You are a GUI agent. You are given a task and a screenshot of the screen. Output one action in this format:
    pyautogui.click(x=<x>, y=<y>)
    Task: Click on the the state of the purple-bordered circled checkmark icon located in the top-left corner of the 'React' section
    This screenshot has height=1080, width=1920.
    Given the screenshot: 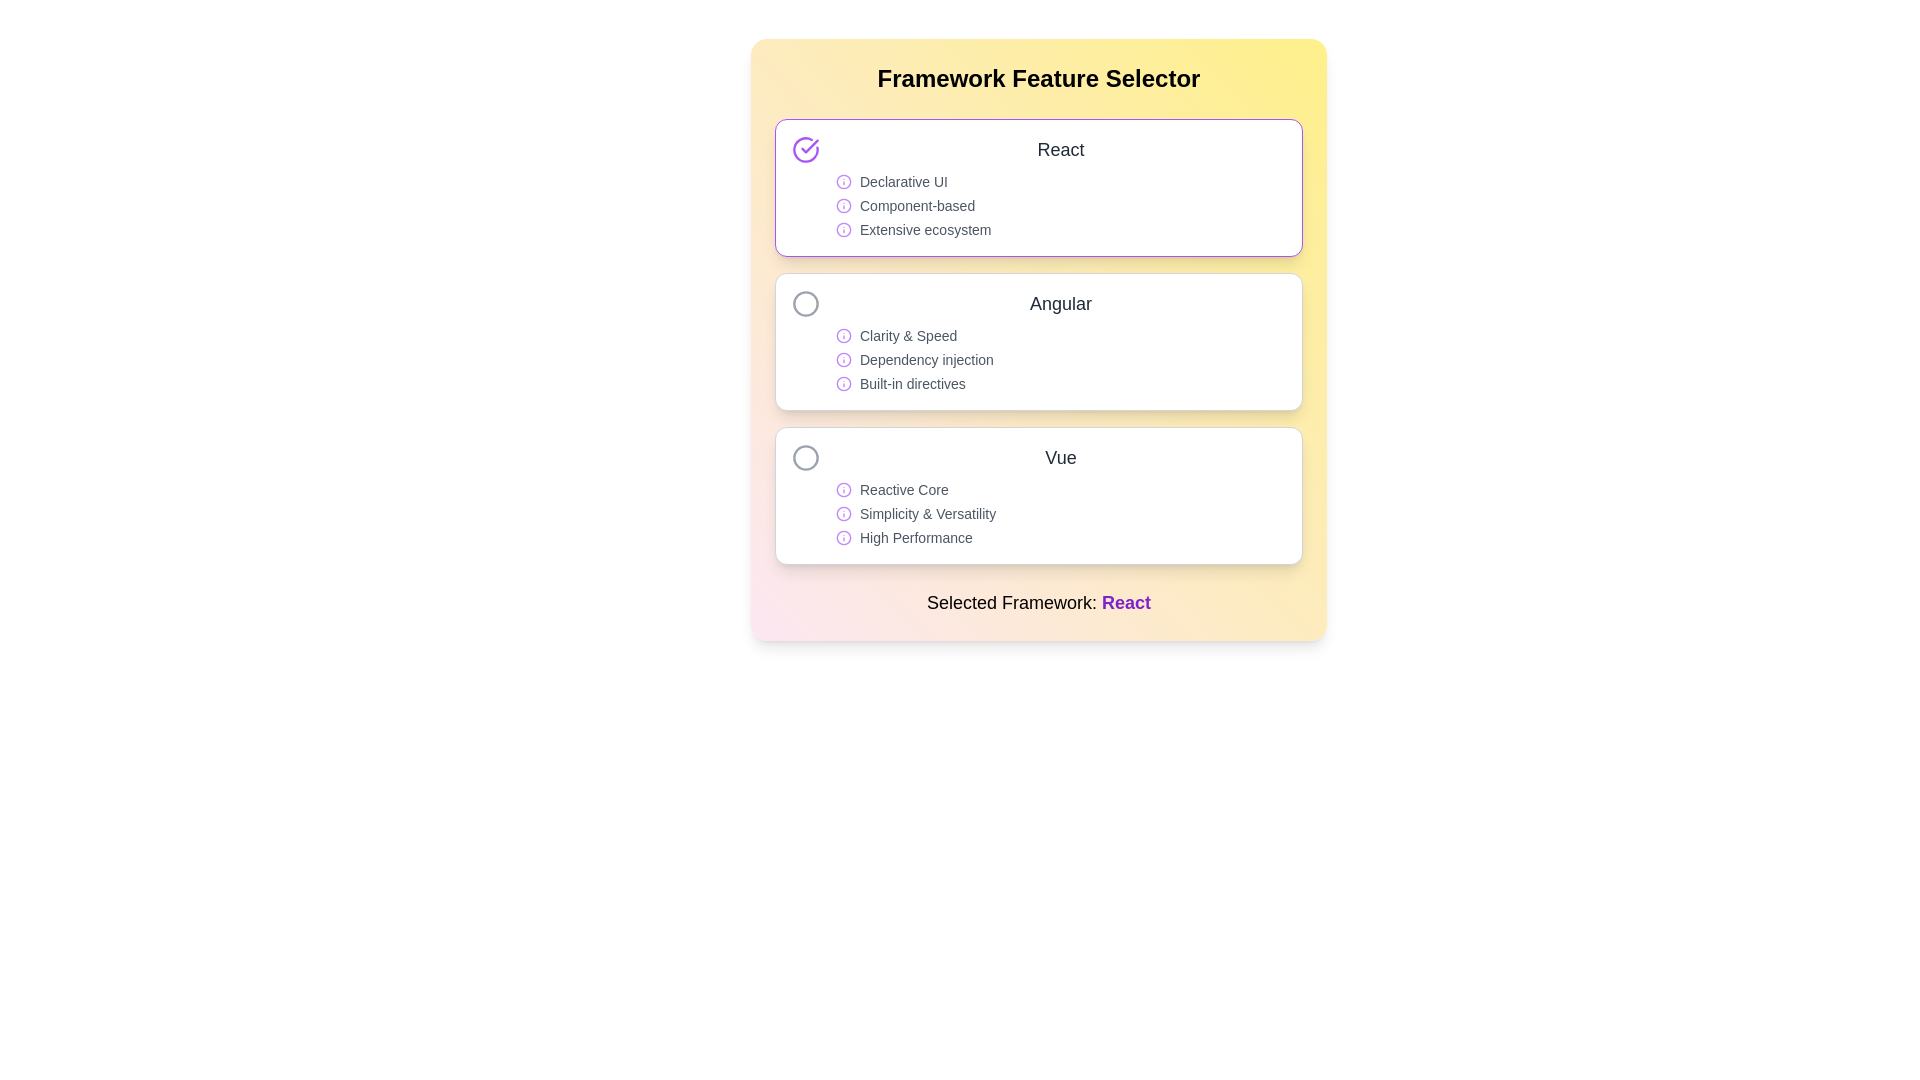 What is the action you would take?
    pyautogui.click(x=806, y=149)
    